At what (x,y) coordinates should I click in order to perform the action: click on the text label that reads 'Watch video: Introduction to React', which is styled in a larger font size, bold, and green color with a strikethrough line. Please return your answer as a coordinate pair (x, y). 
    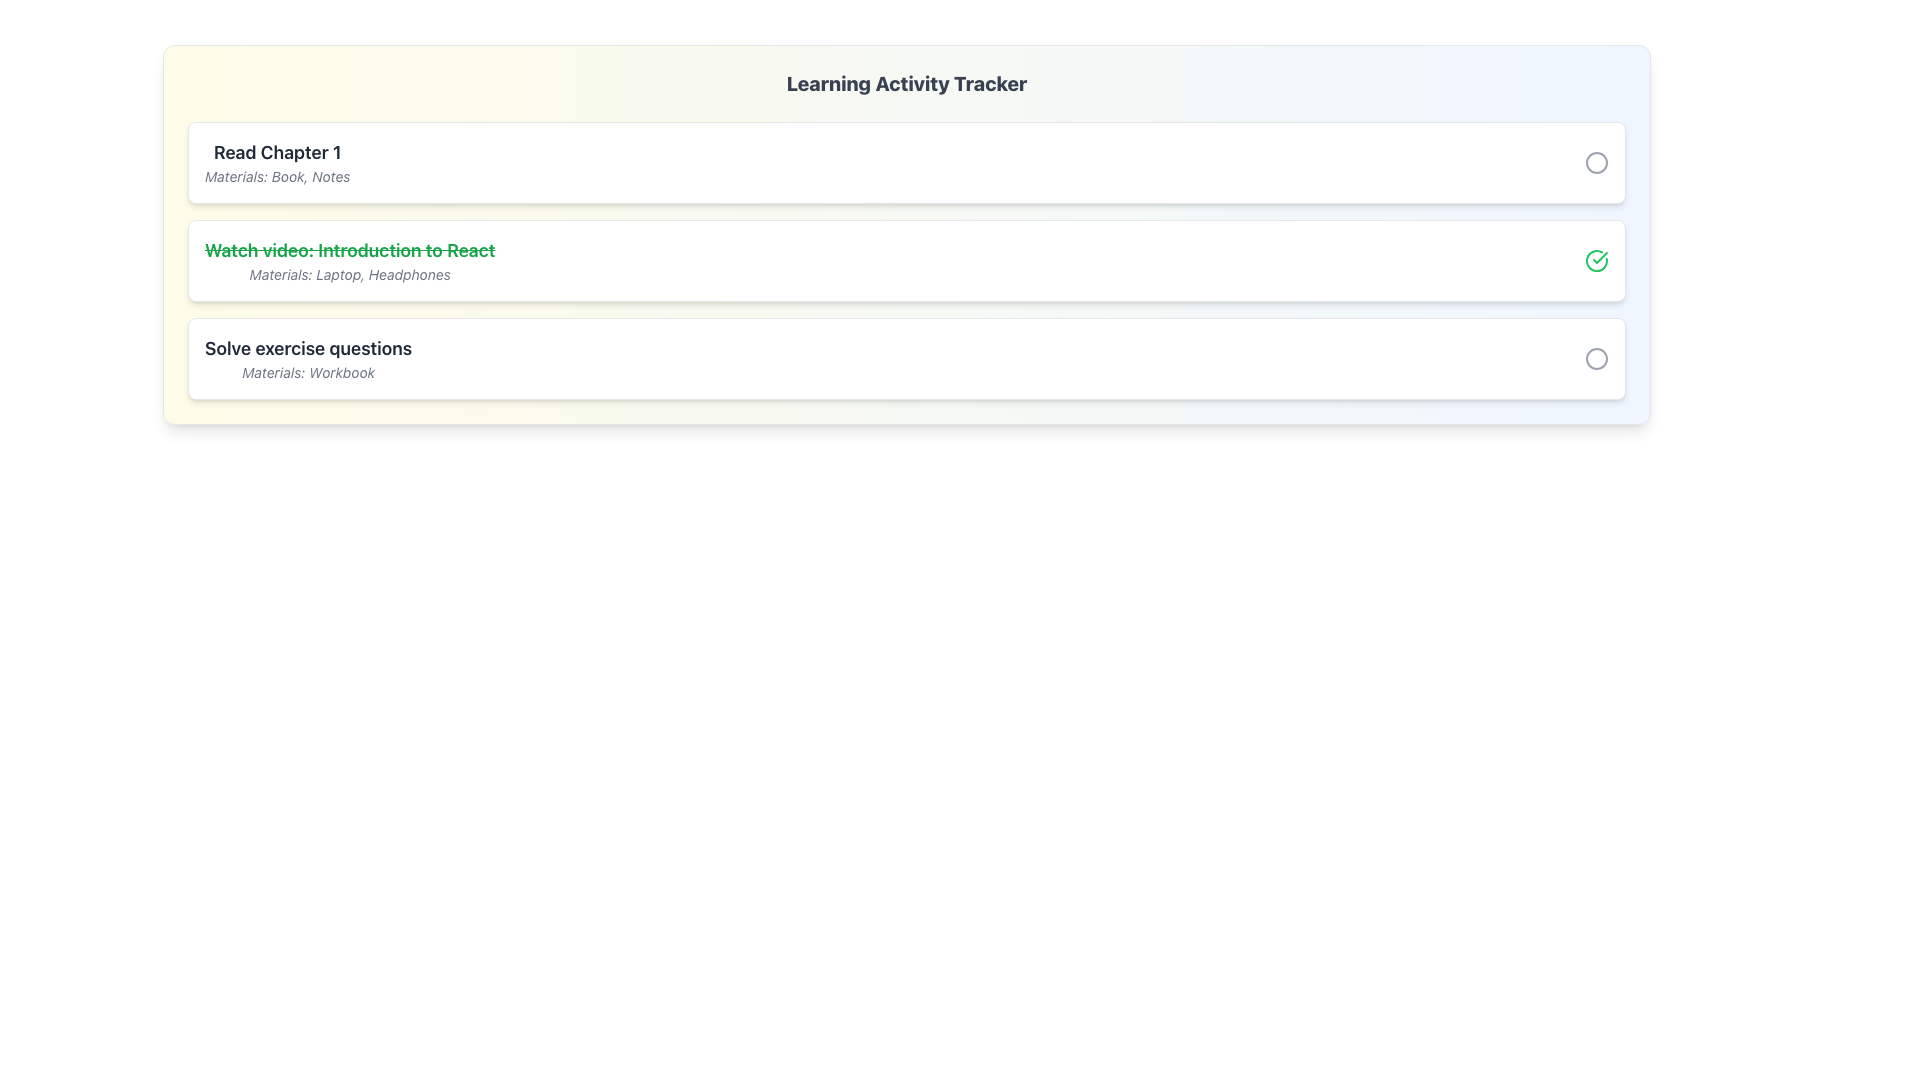
    Looking at the image, I should click on (350, 249).